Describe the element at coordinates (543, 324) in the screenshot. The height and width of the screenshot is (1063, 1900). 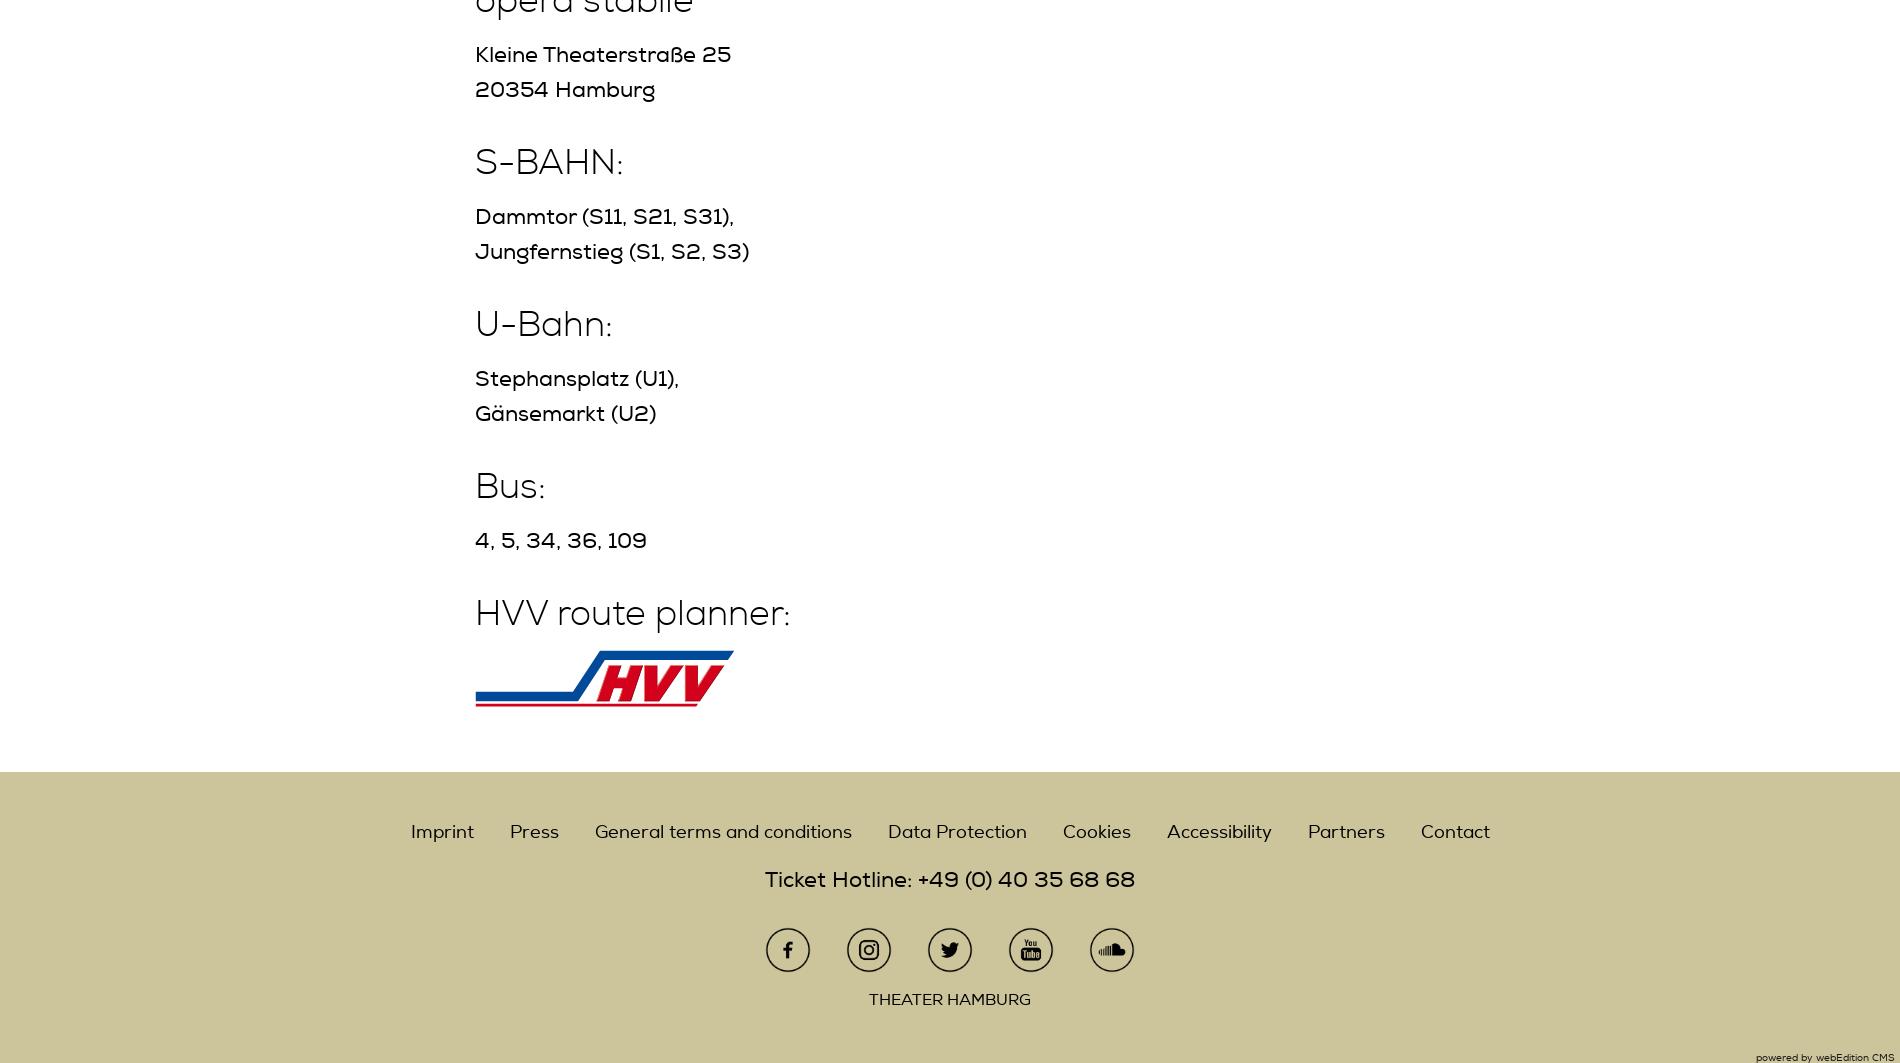
I see `'U-Bahn:'` at that location.